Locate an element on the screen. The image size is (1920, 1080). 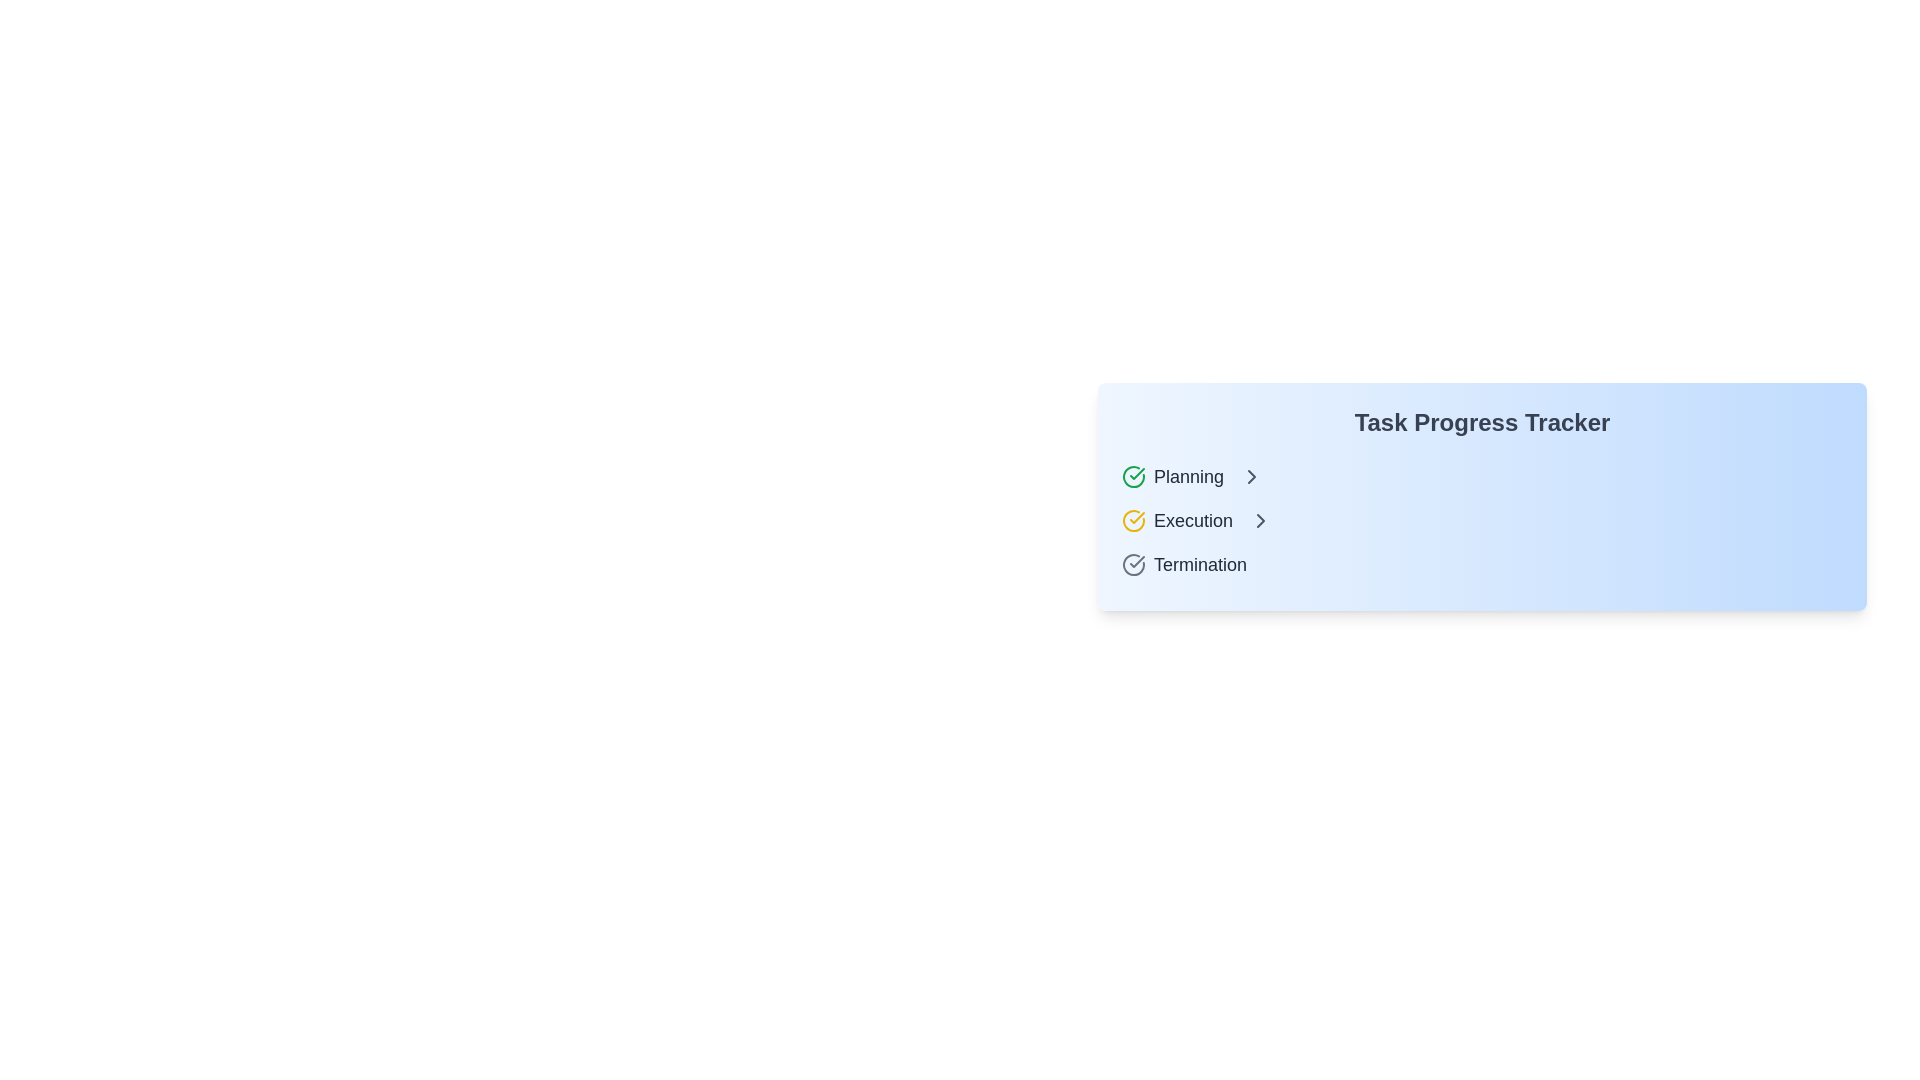
the 'Termination' status label in the task progress tracker located in the lower section of the vertical list is located at coordinates (1200, 564).